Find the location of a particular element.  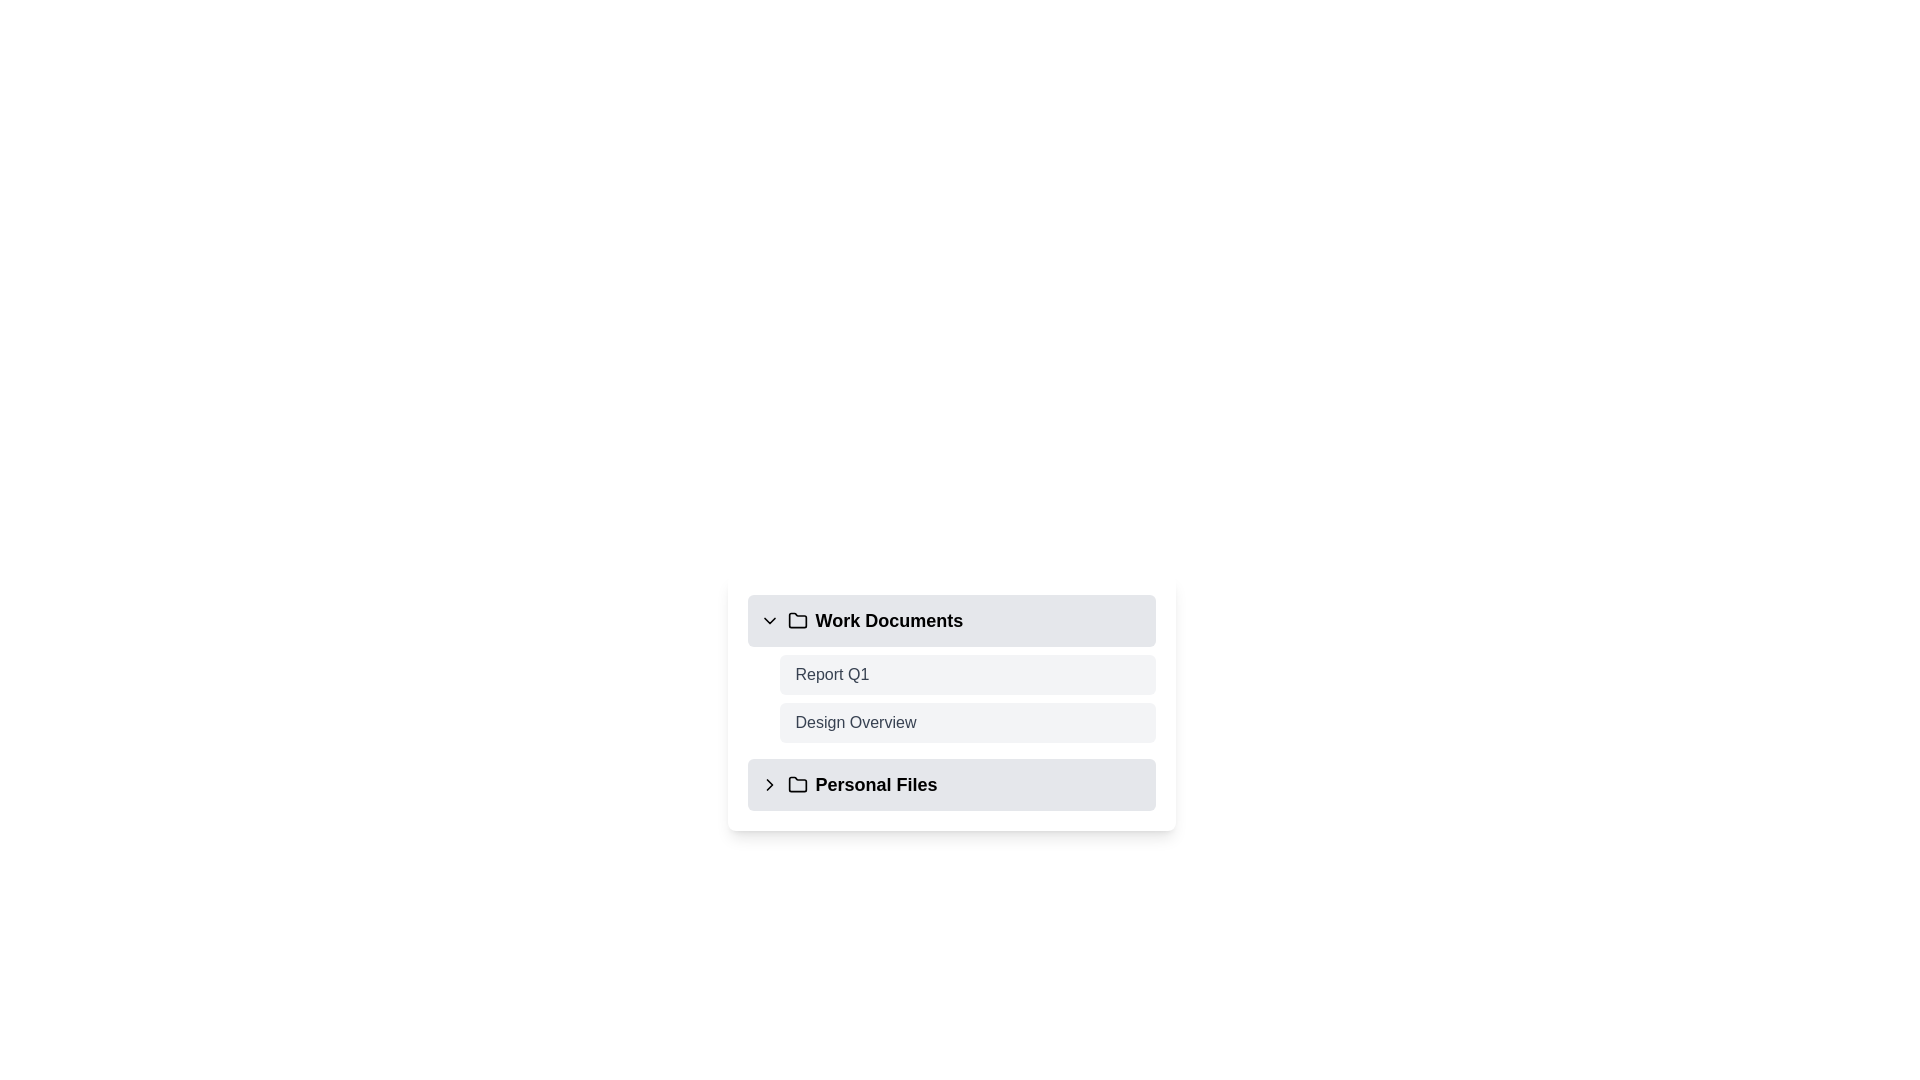

the chevron icon at the start of the 'Personal Files' row is located at coordinates (768, 784).